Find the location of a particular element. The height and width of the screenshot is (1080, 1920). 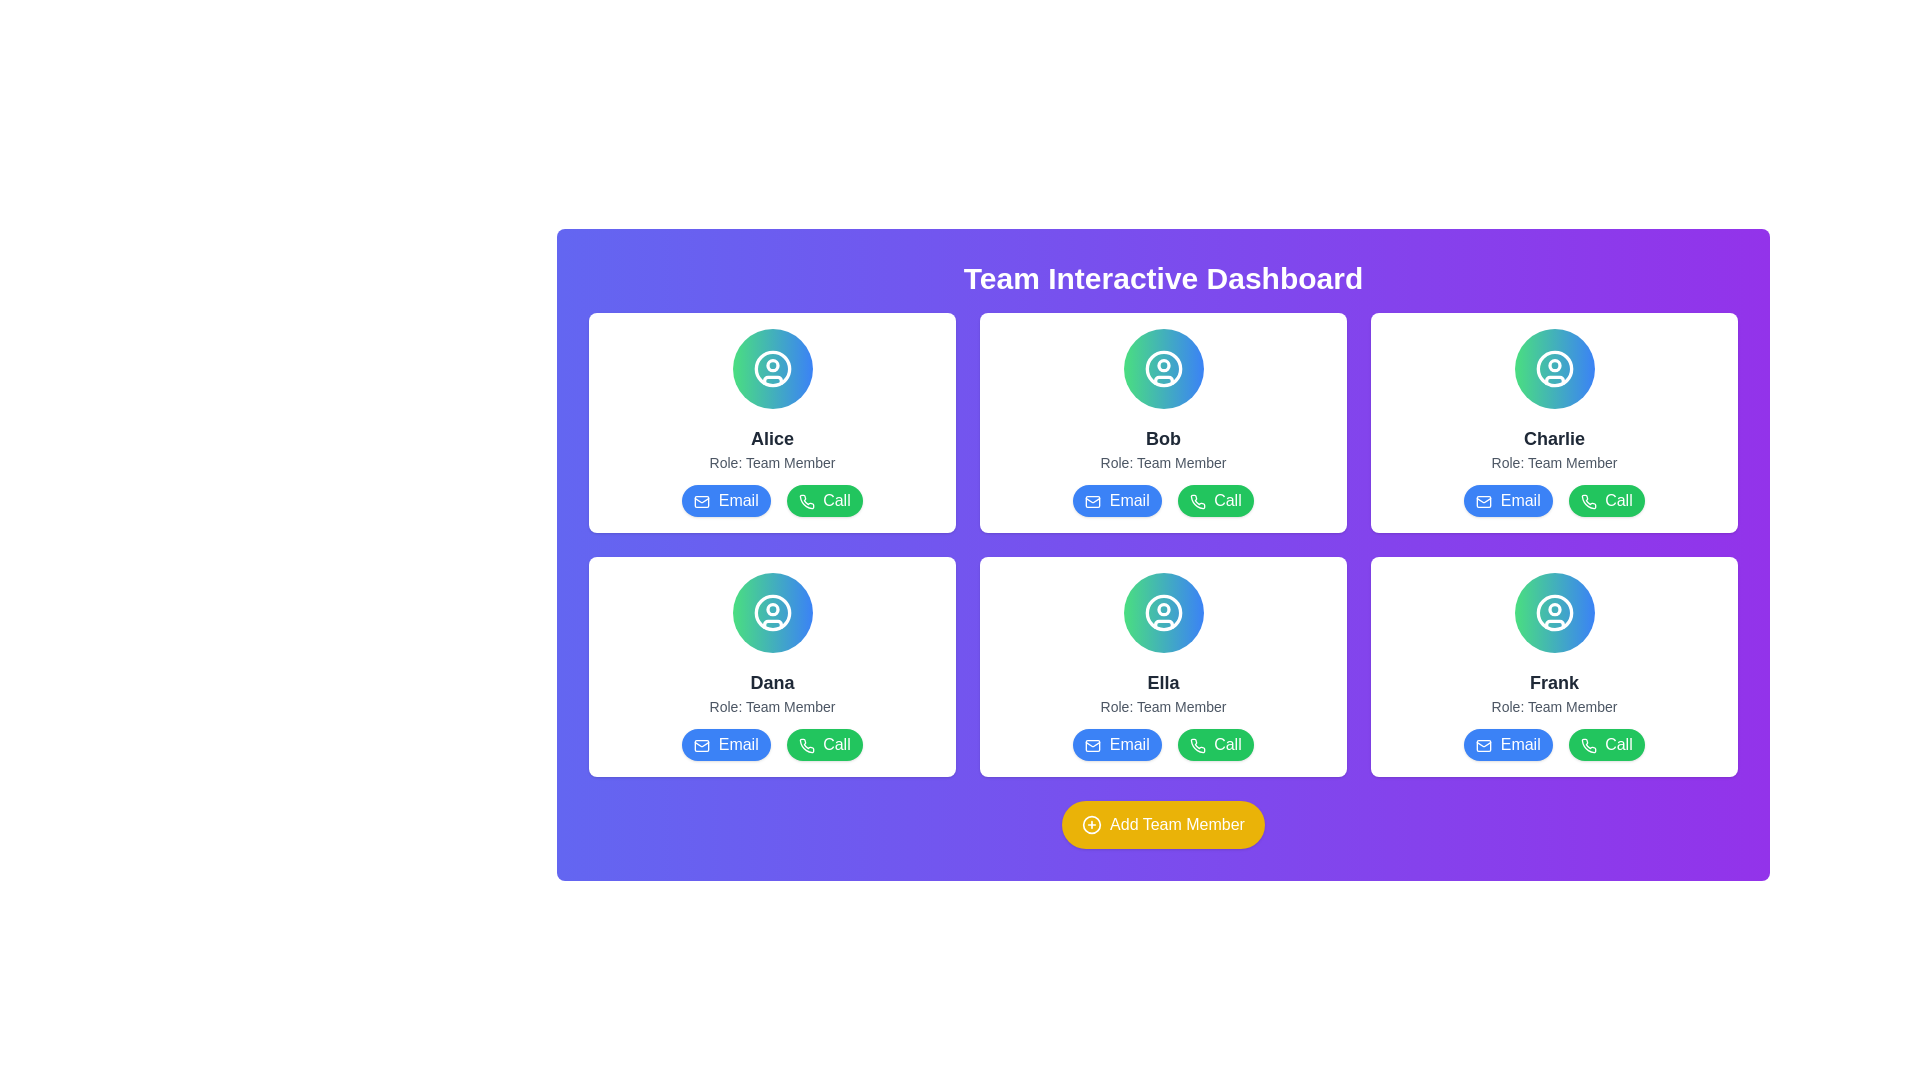

the Profile Icon representing 'Bob', located at the center-top of the middle card, above the text 'Bob' and 'Role: Team Member' is located at coordinates (1163, 369).